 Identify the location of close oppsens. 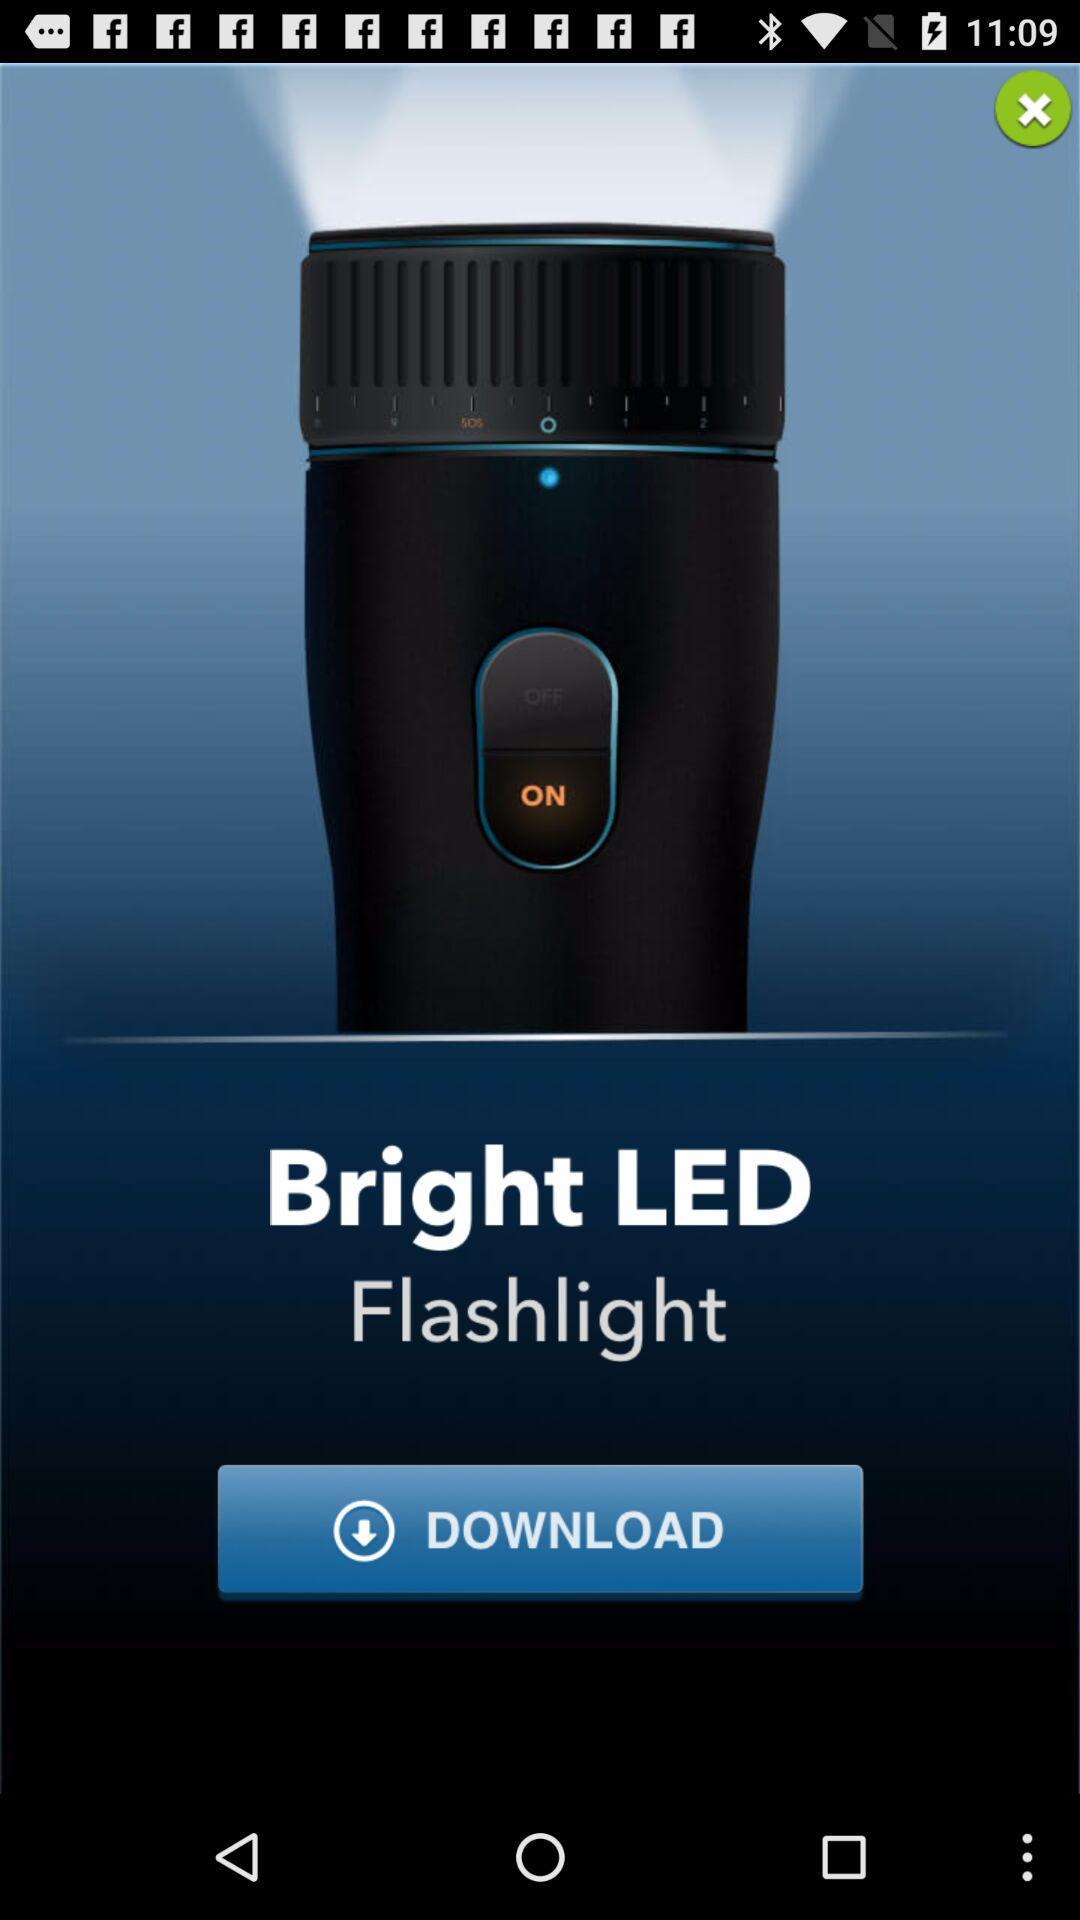
(1033, 108).